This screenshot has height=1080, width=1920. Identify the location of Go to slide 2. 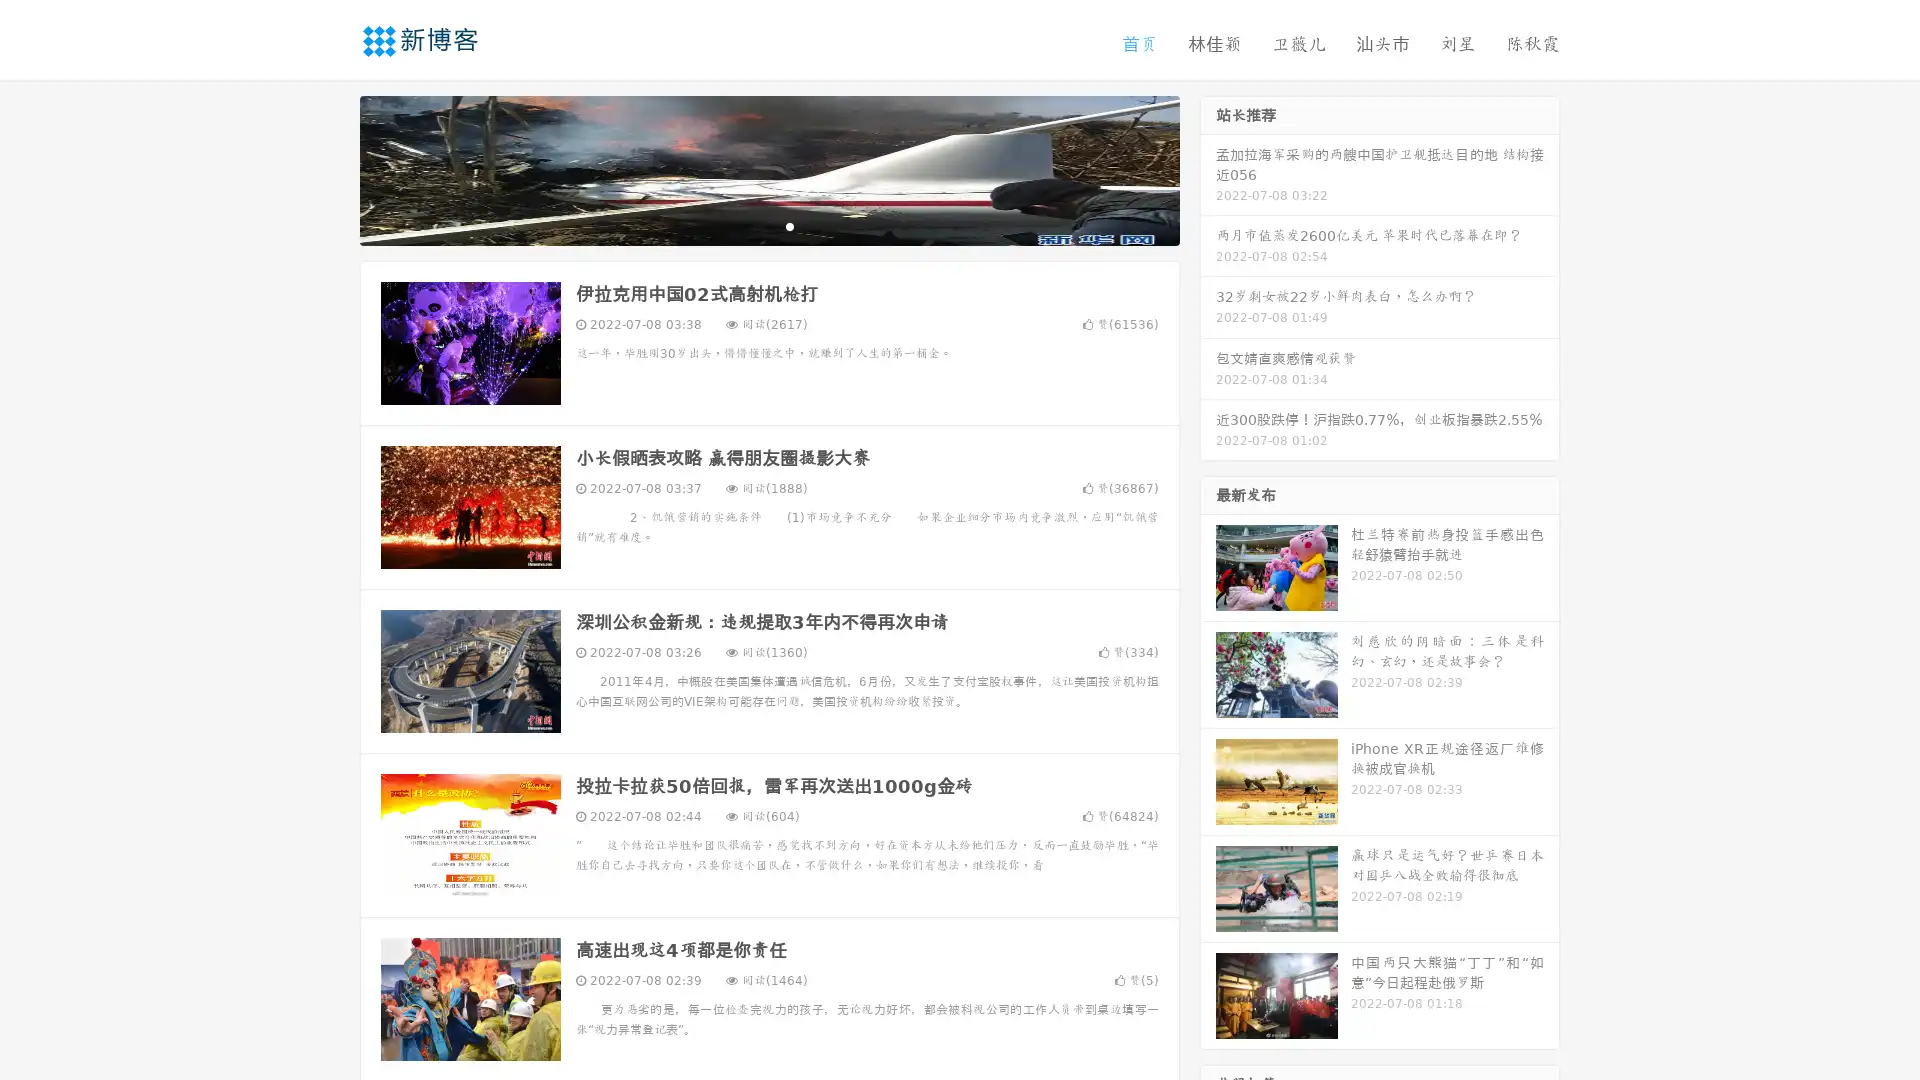
(768, 225).